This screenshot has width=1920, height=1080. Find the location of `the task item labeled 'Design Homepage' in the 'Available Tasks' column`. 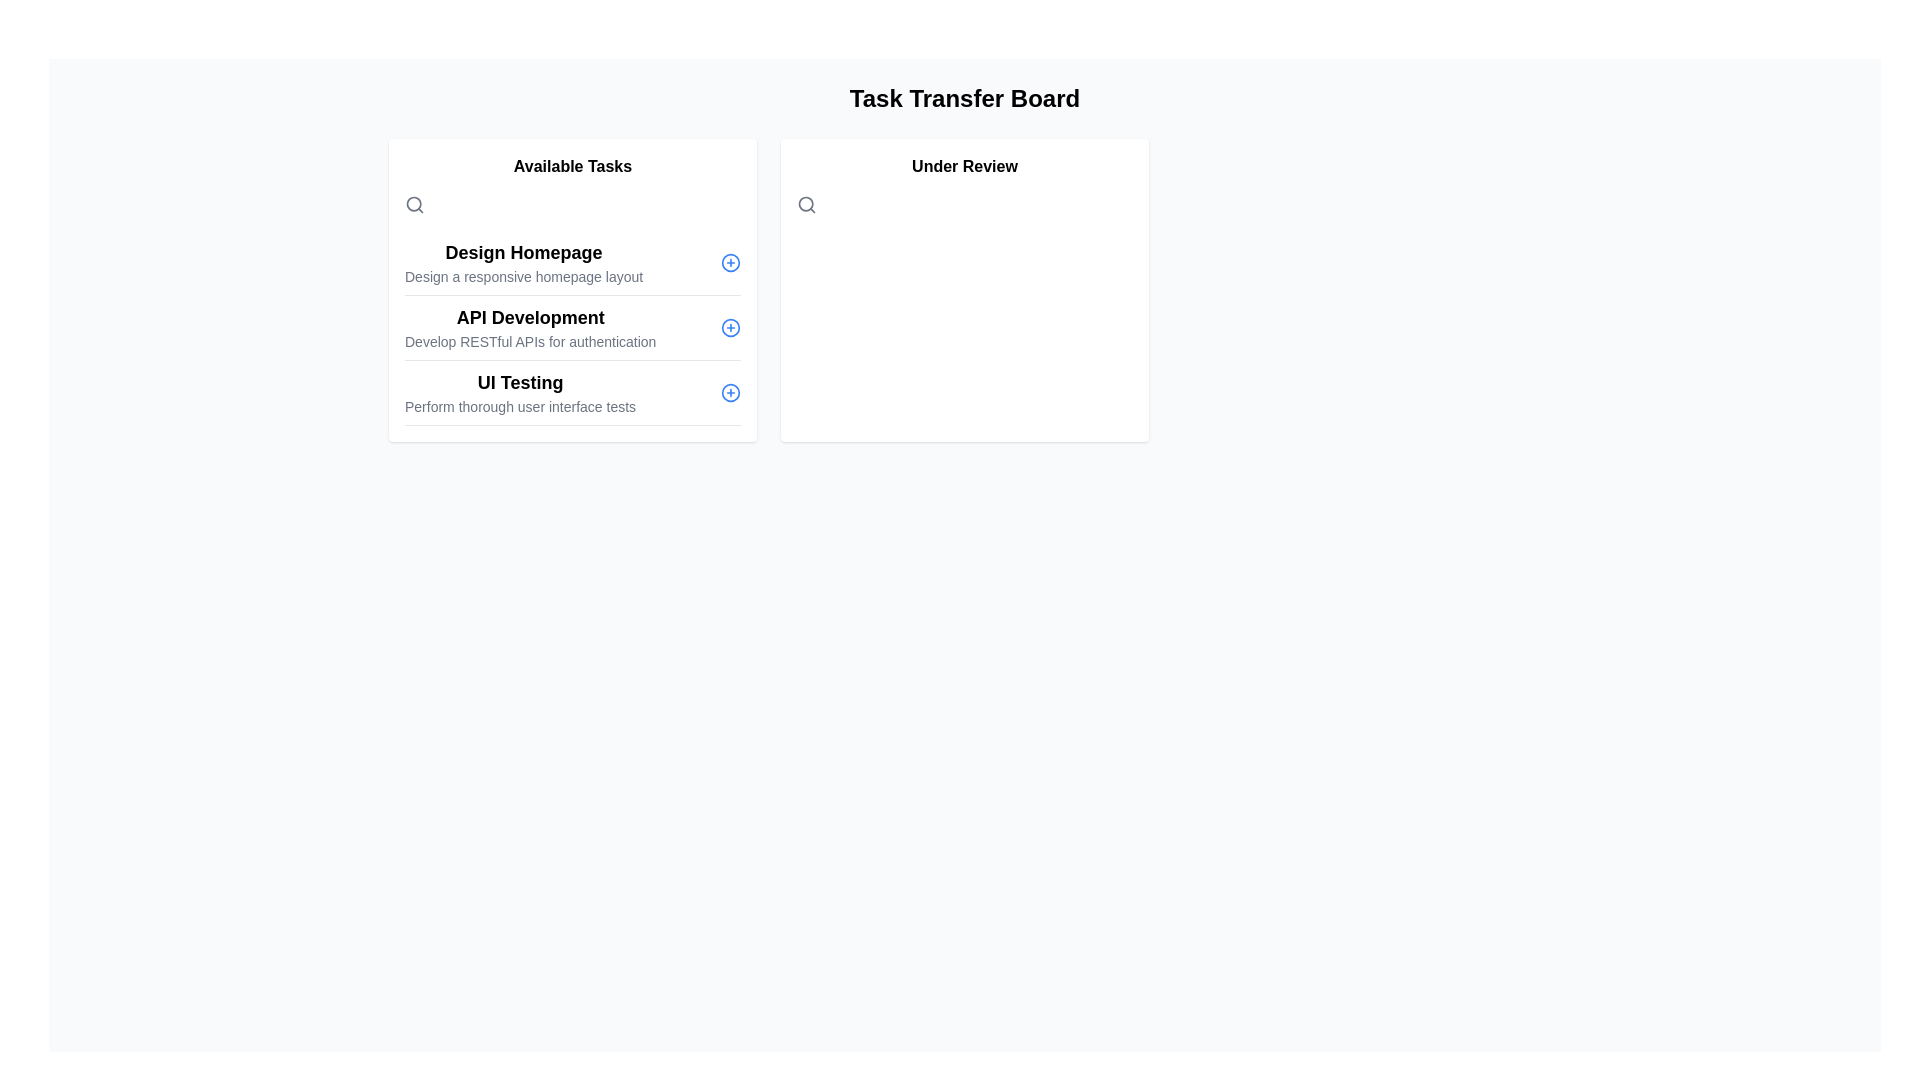

the task item labeled 'Design Homepage' in the 'Available Tasks' column is located at coordinates (571, 261).